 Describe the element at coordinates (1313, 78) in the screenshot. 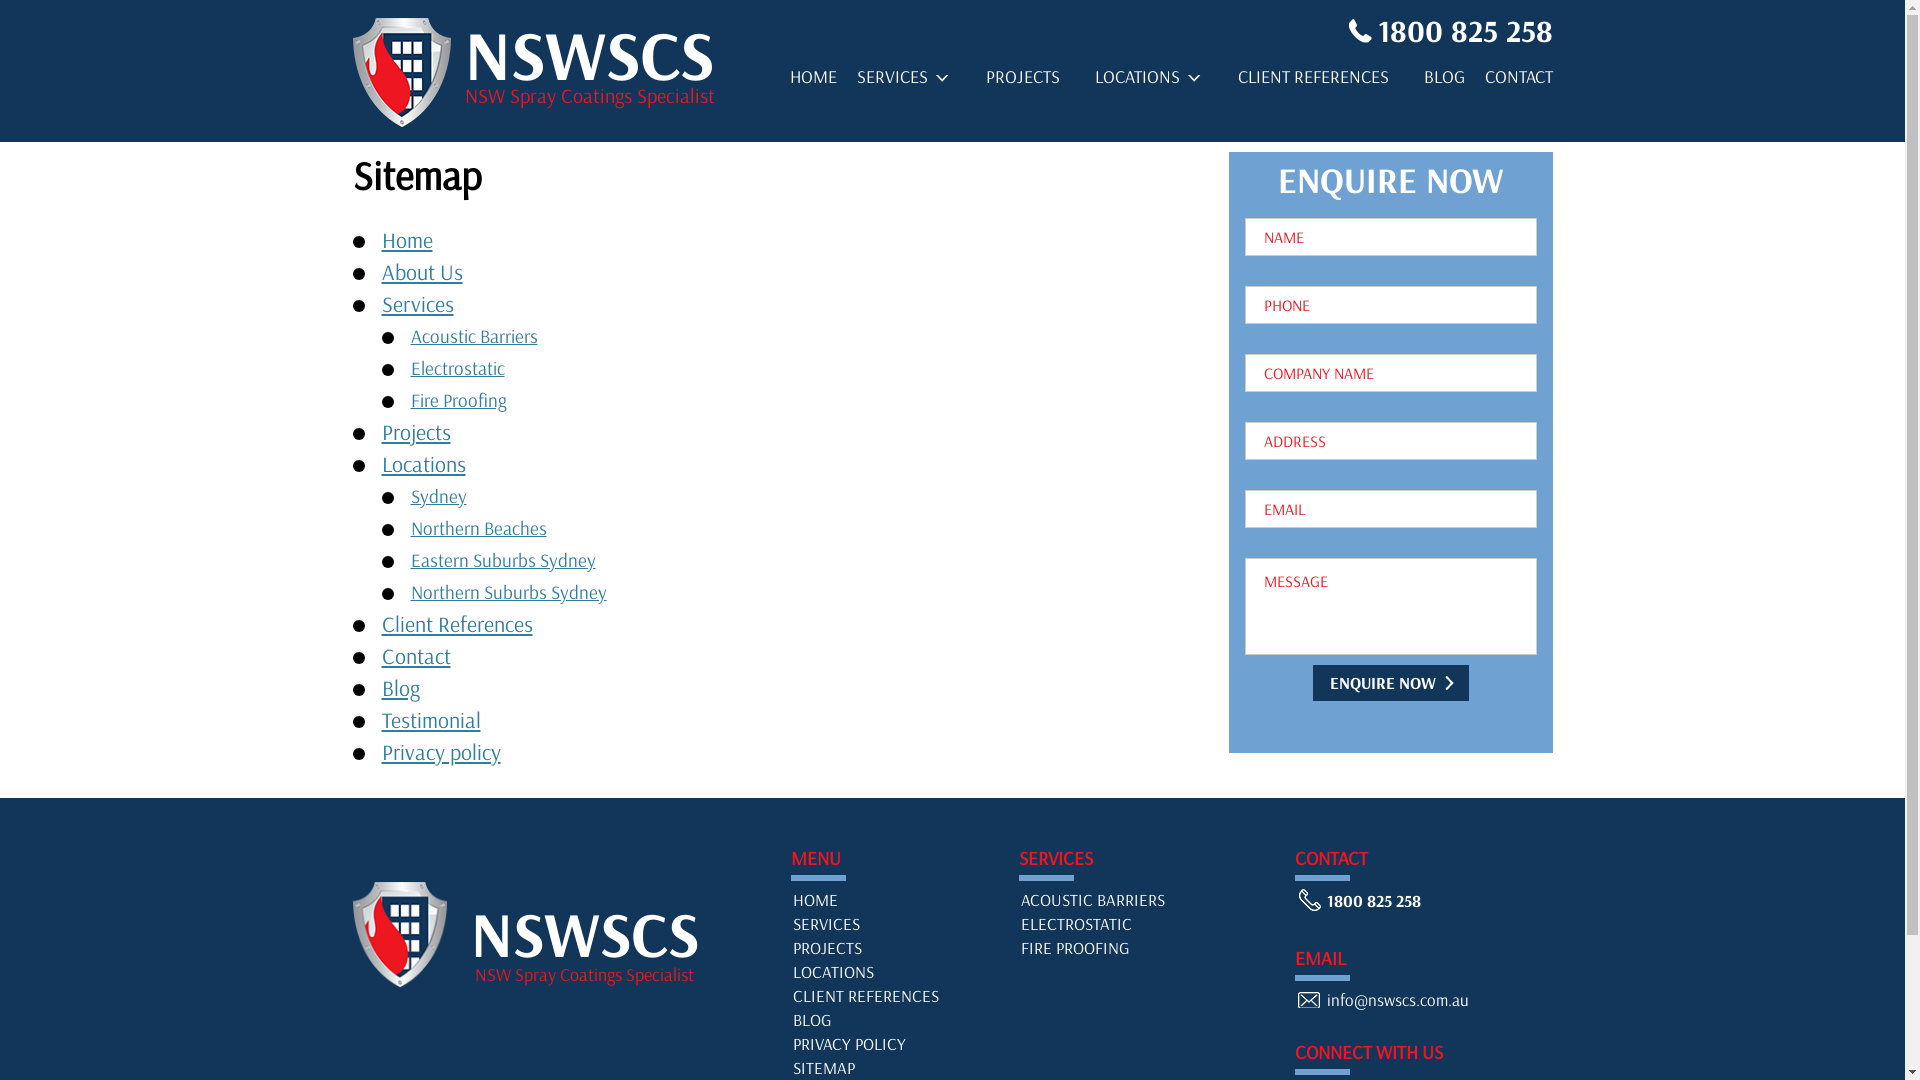

I see `'CLIENT REFERENCES'` at that location.